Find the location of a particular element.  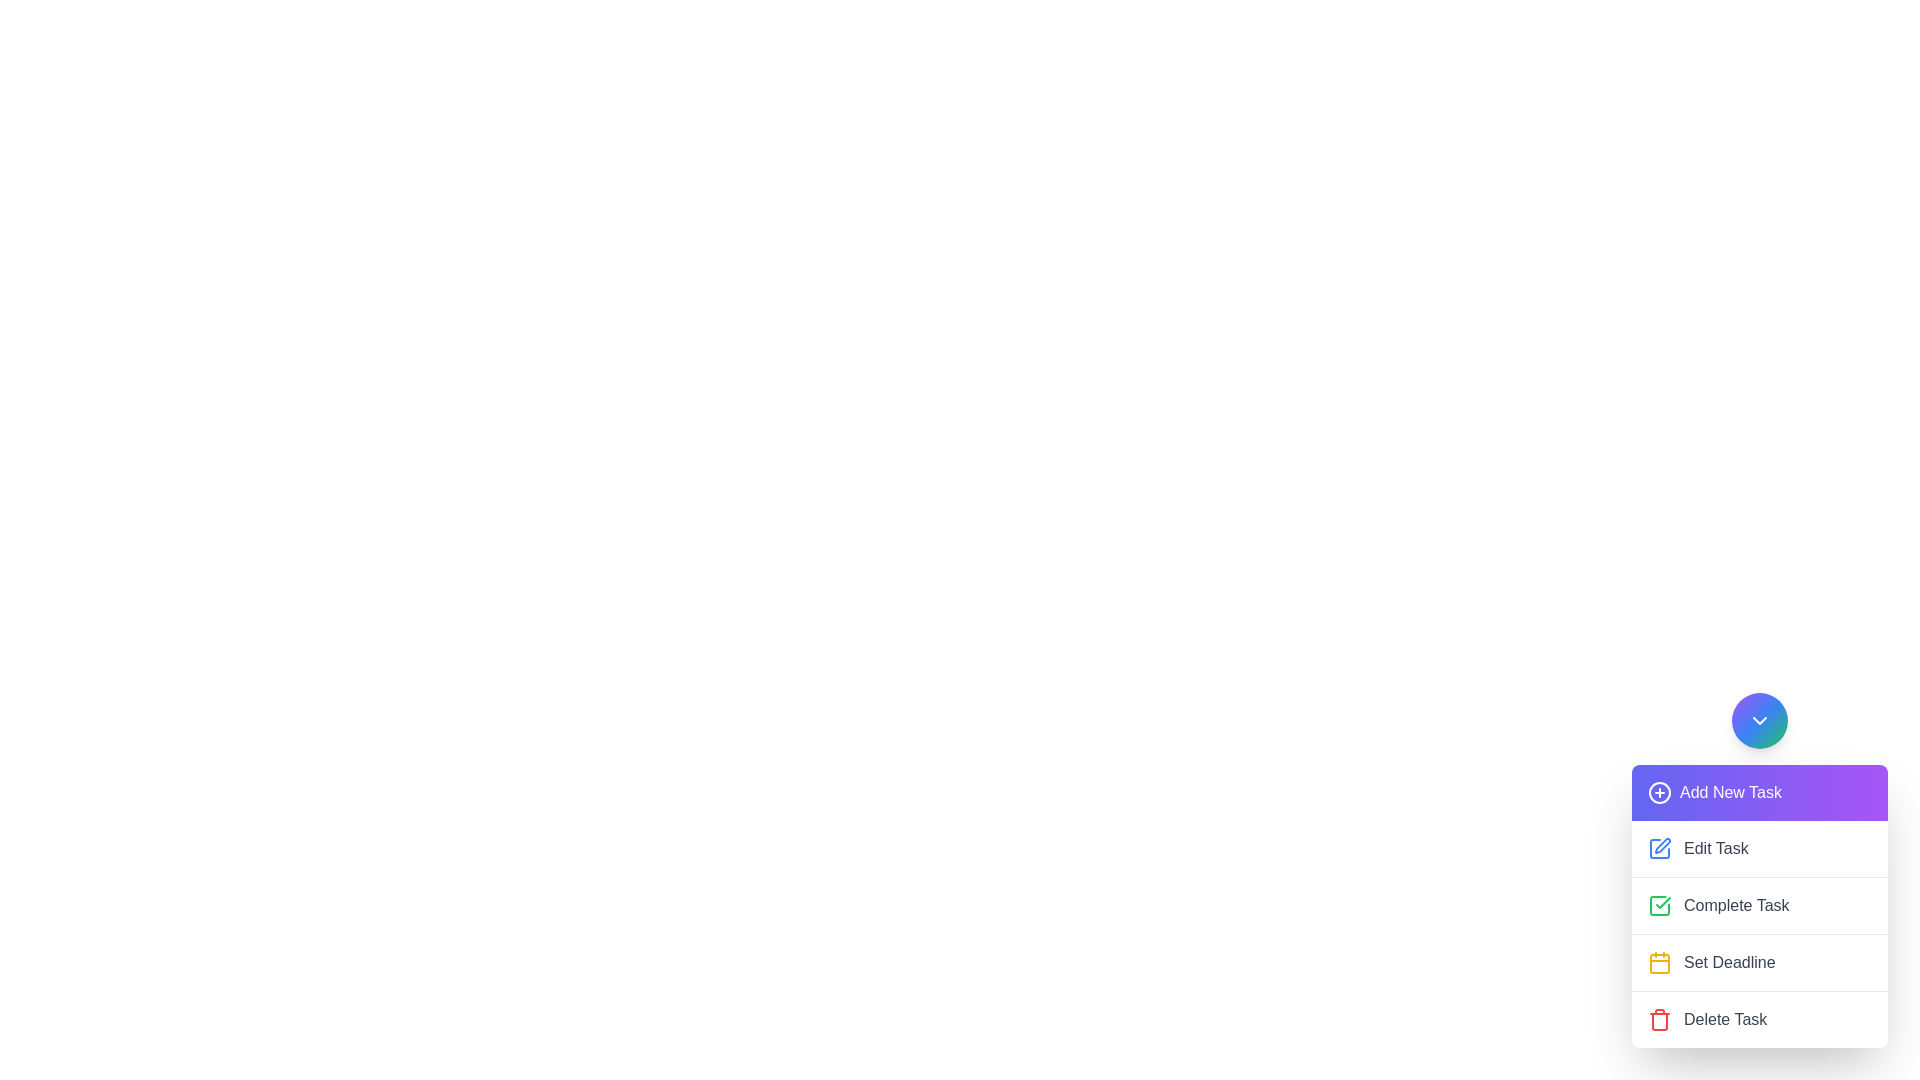

the second item in the vertical menu located in the bottom-right corner of the interface is located at coordinates (1760, 869).